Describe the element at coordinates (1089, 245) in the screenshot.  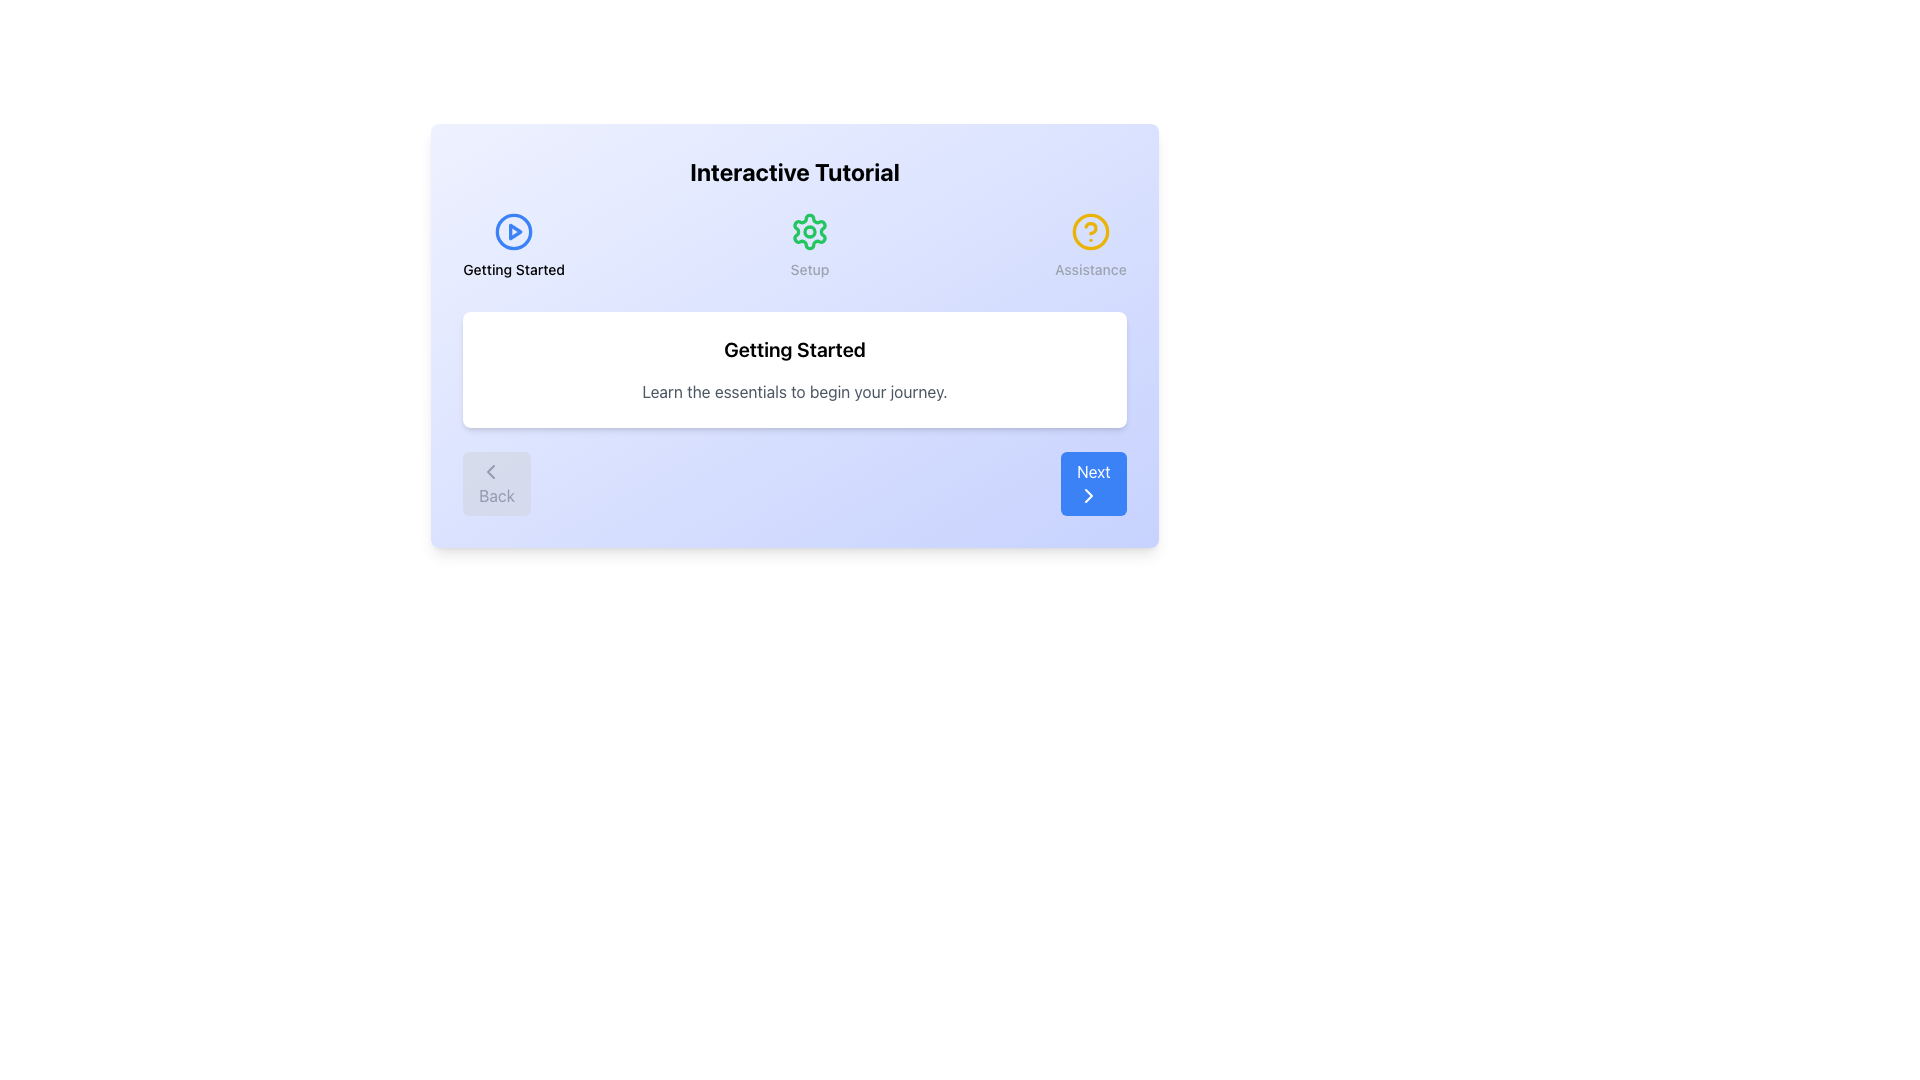
I see `the circular icon with a question mark and the label 'Assistance' below it` at that location.